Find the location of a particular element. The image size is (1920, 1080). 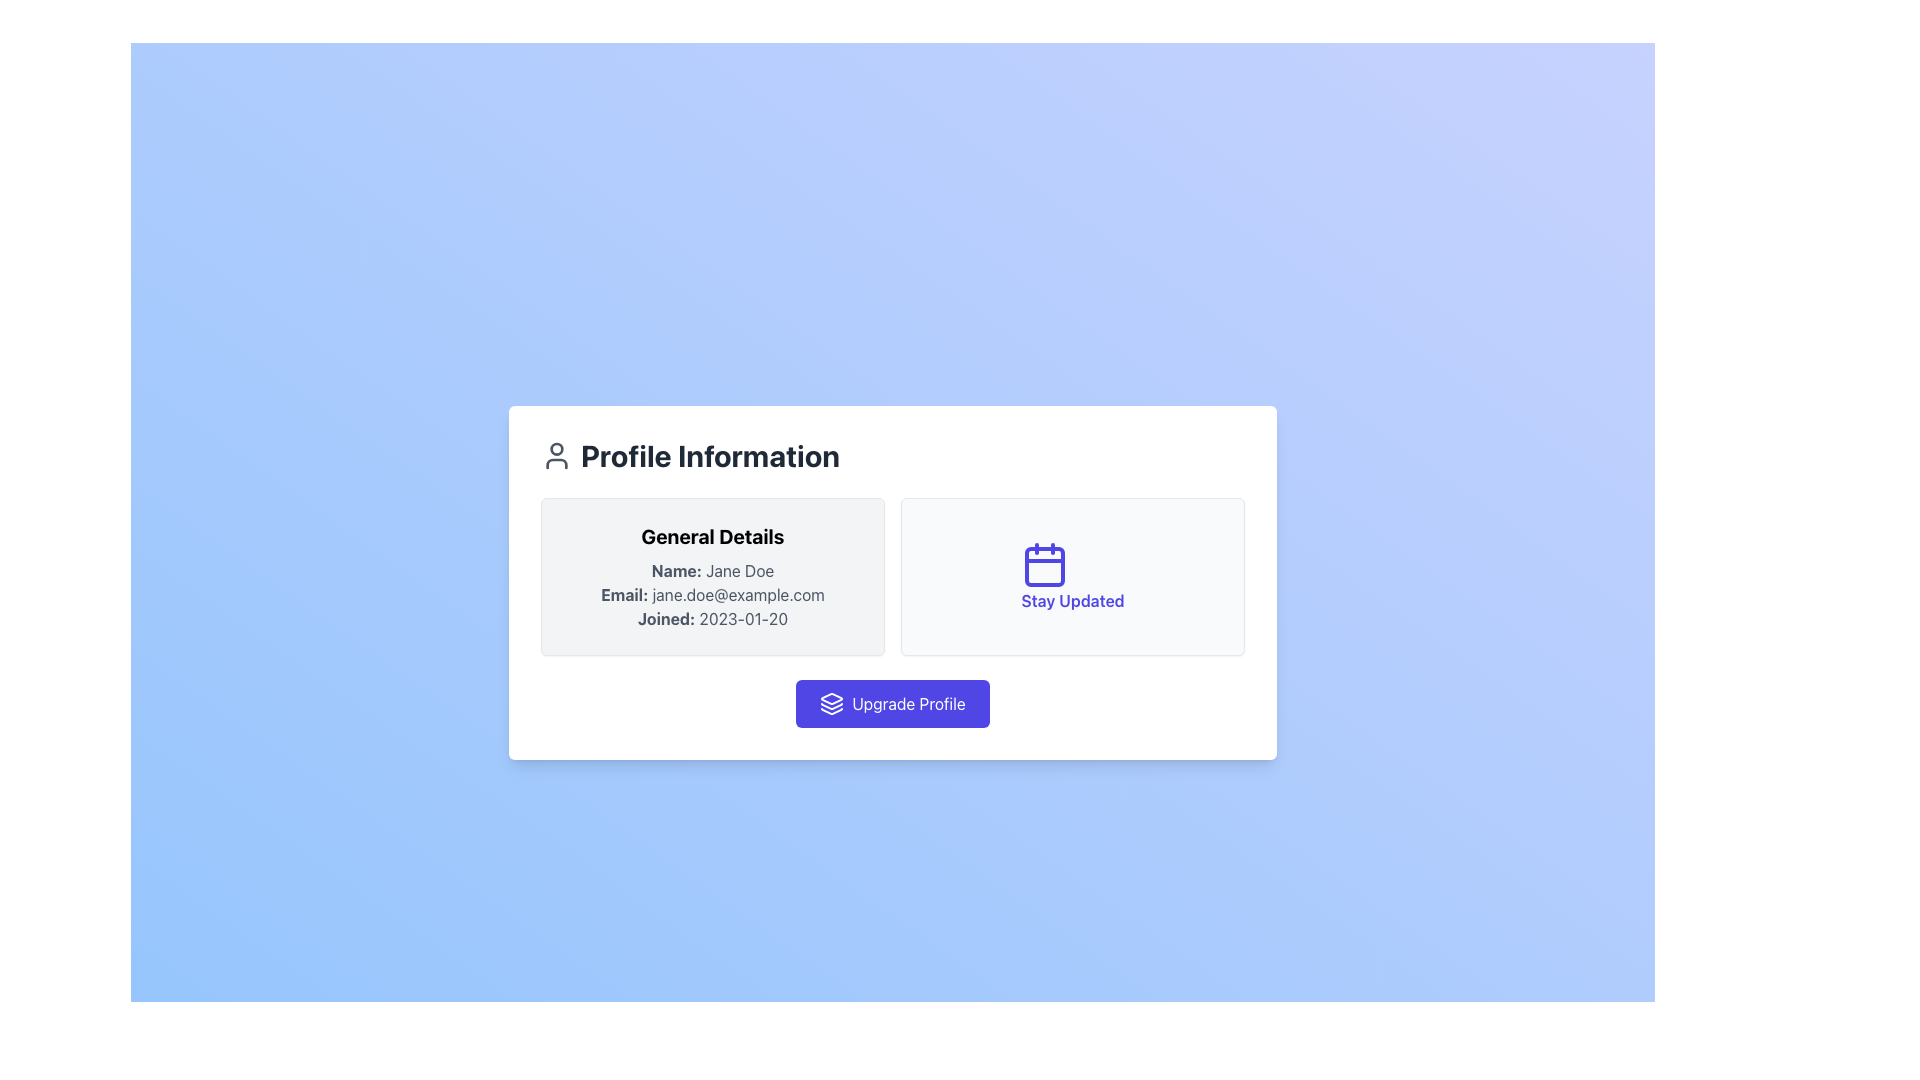

the text label displaying the user's joining date, located within the 'General Details' panel is located at coordinates (713, 617).